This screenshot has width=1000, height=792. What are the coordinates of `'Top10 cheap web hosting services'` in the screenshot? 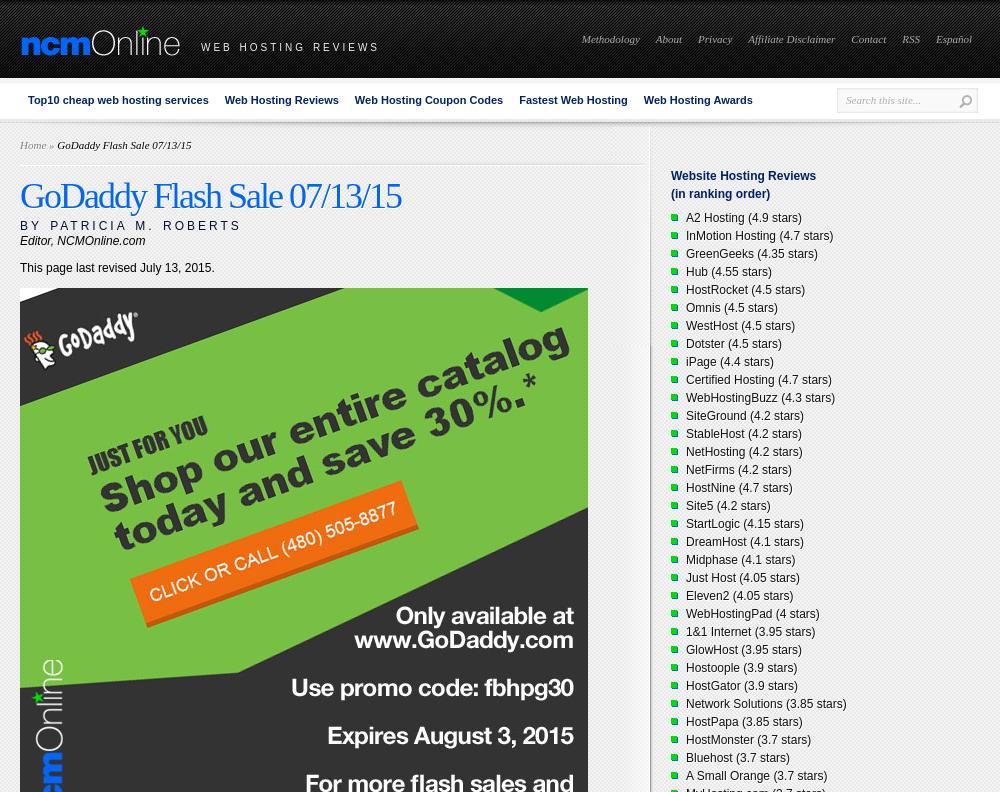 It's located at (117, 99).